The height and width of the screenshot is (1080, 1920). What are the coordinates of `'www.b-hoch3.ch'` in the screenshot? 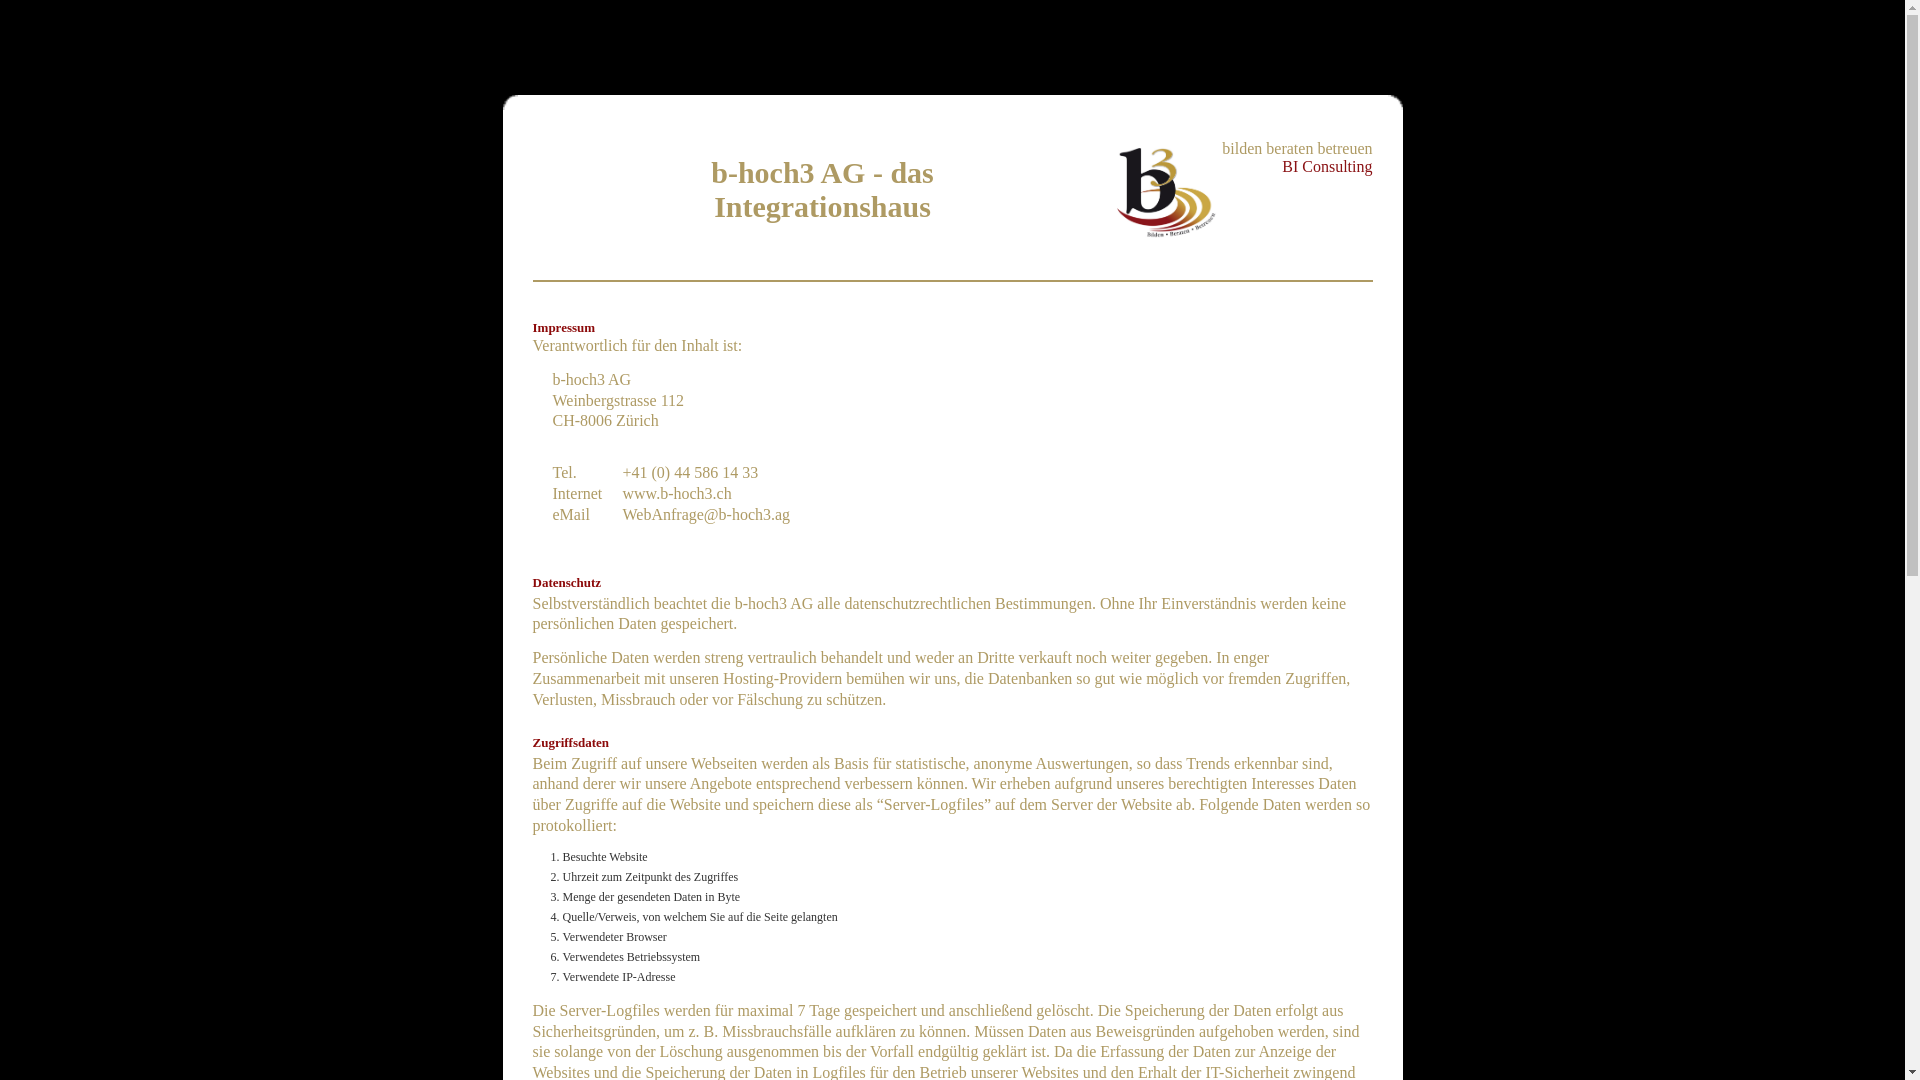 It's located at (676, 493).